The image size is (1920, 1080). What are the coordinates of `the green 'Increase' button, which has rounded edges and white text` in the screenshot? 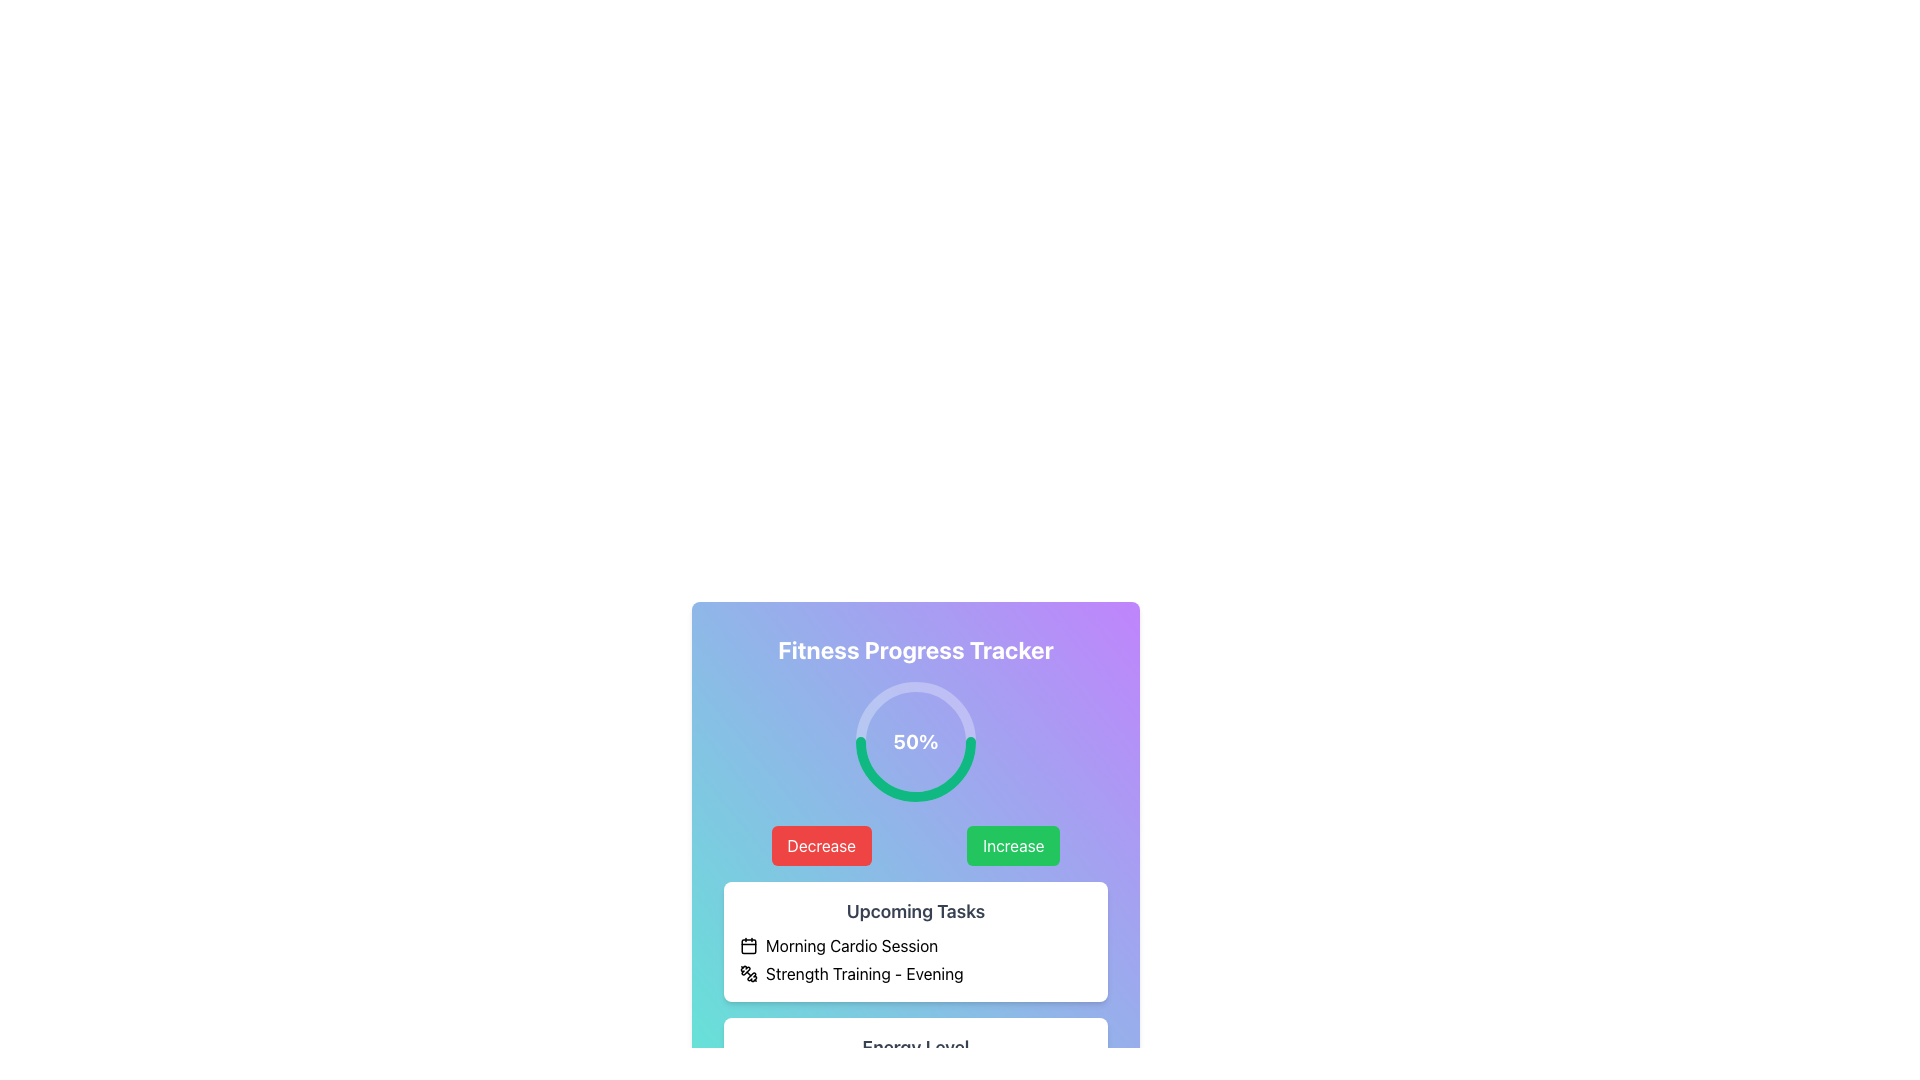 It's located at (1013, 845).